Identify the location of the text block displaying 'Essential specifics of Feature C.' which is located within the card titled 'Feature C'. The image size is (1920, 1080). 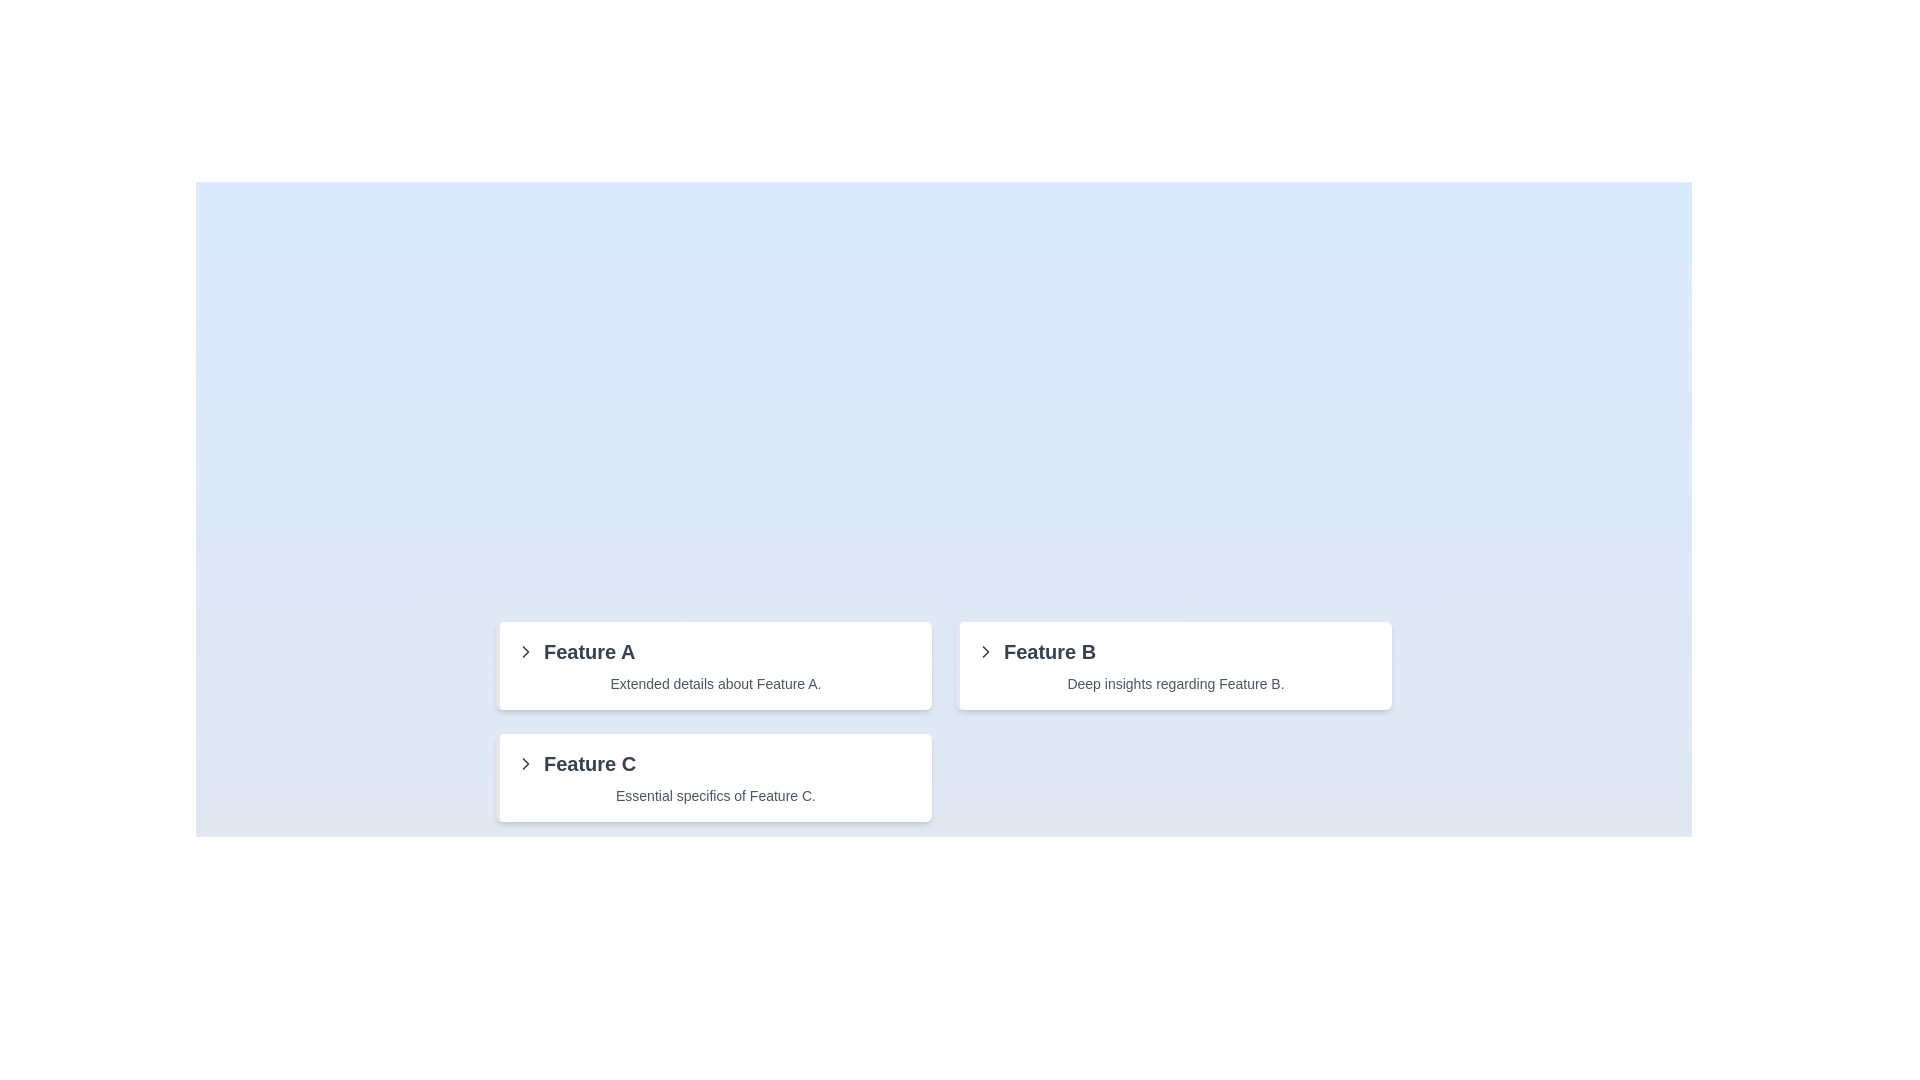
(715, 794).